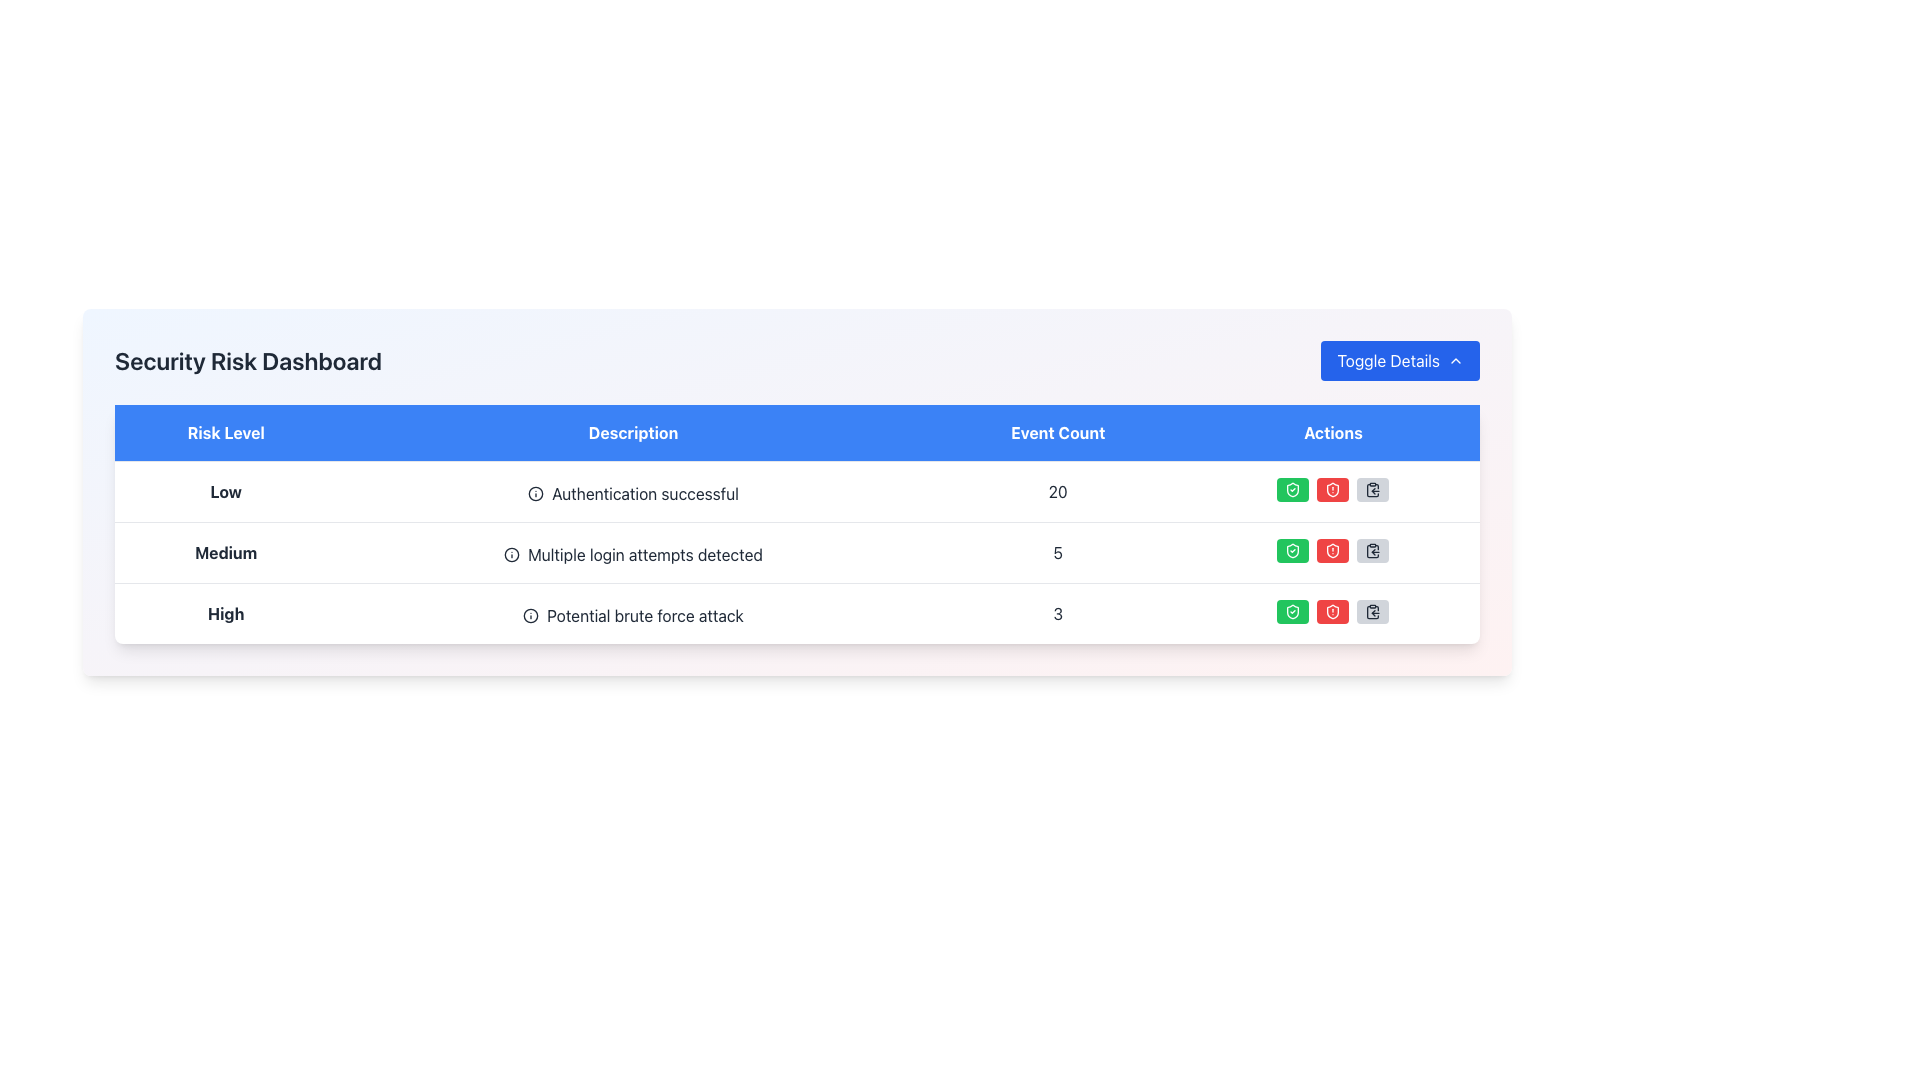  I want to click on the 'shield with a checkmark' icon located in the 'Actions' column of the first row, which corresponds to the 'Low' risk level, so click(1293, 489).